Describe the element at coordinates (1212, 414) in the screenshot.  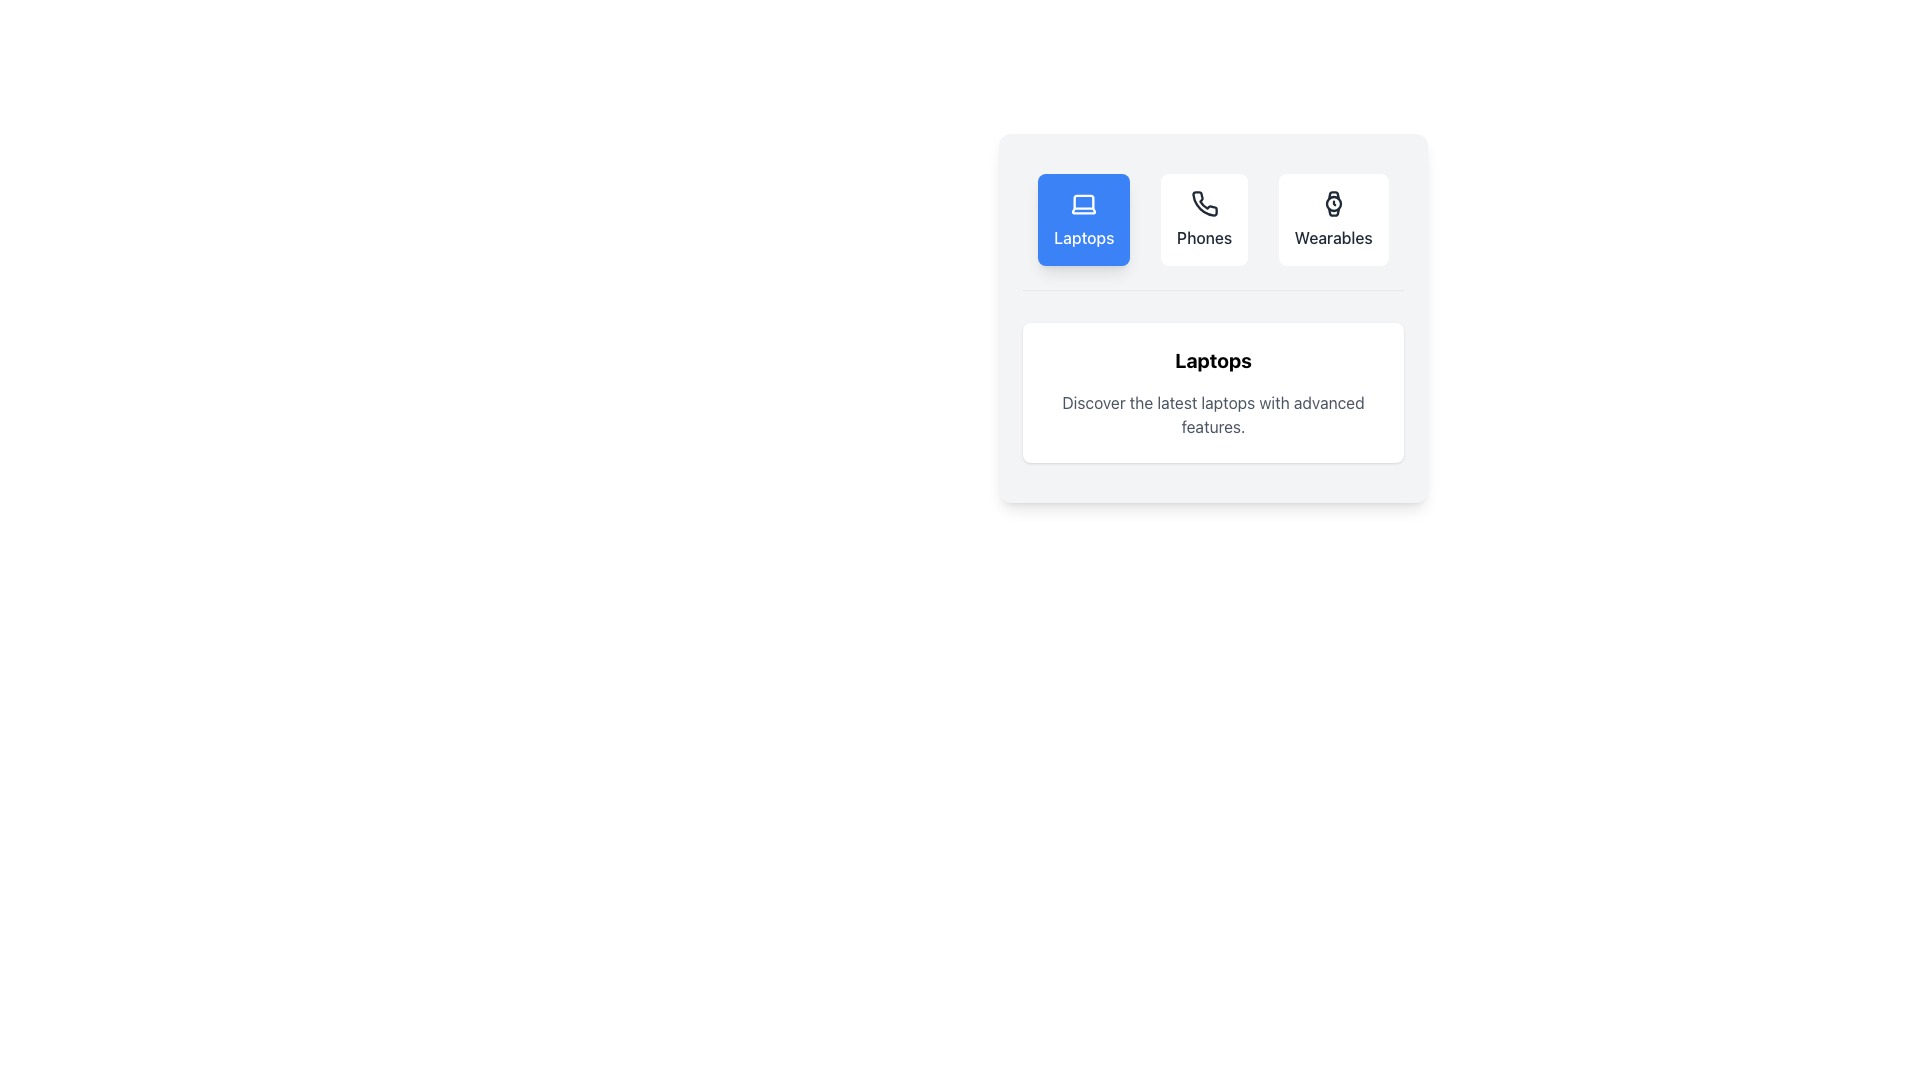
I see `the Static Text element that provides descriptive information about the laptops category, located below the 'Laptops' title and centrally aligned in a white box` at that location.